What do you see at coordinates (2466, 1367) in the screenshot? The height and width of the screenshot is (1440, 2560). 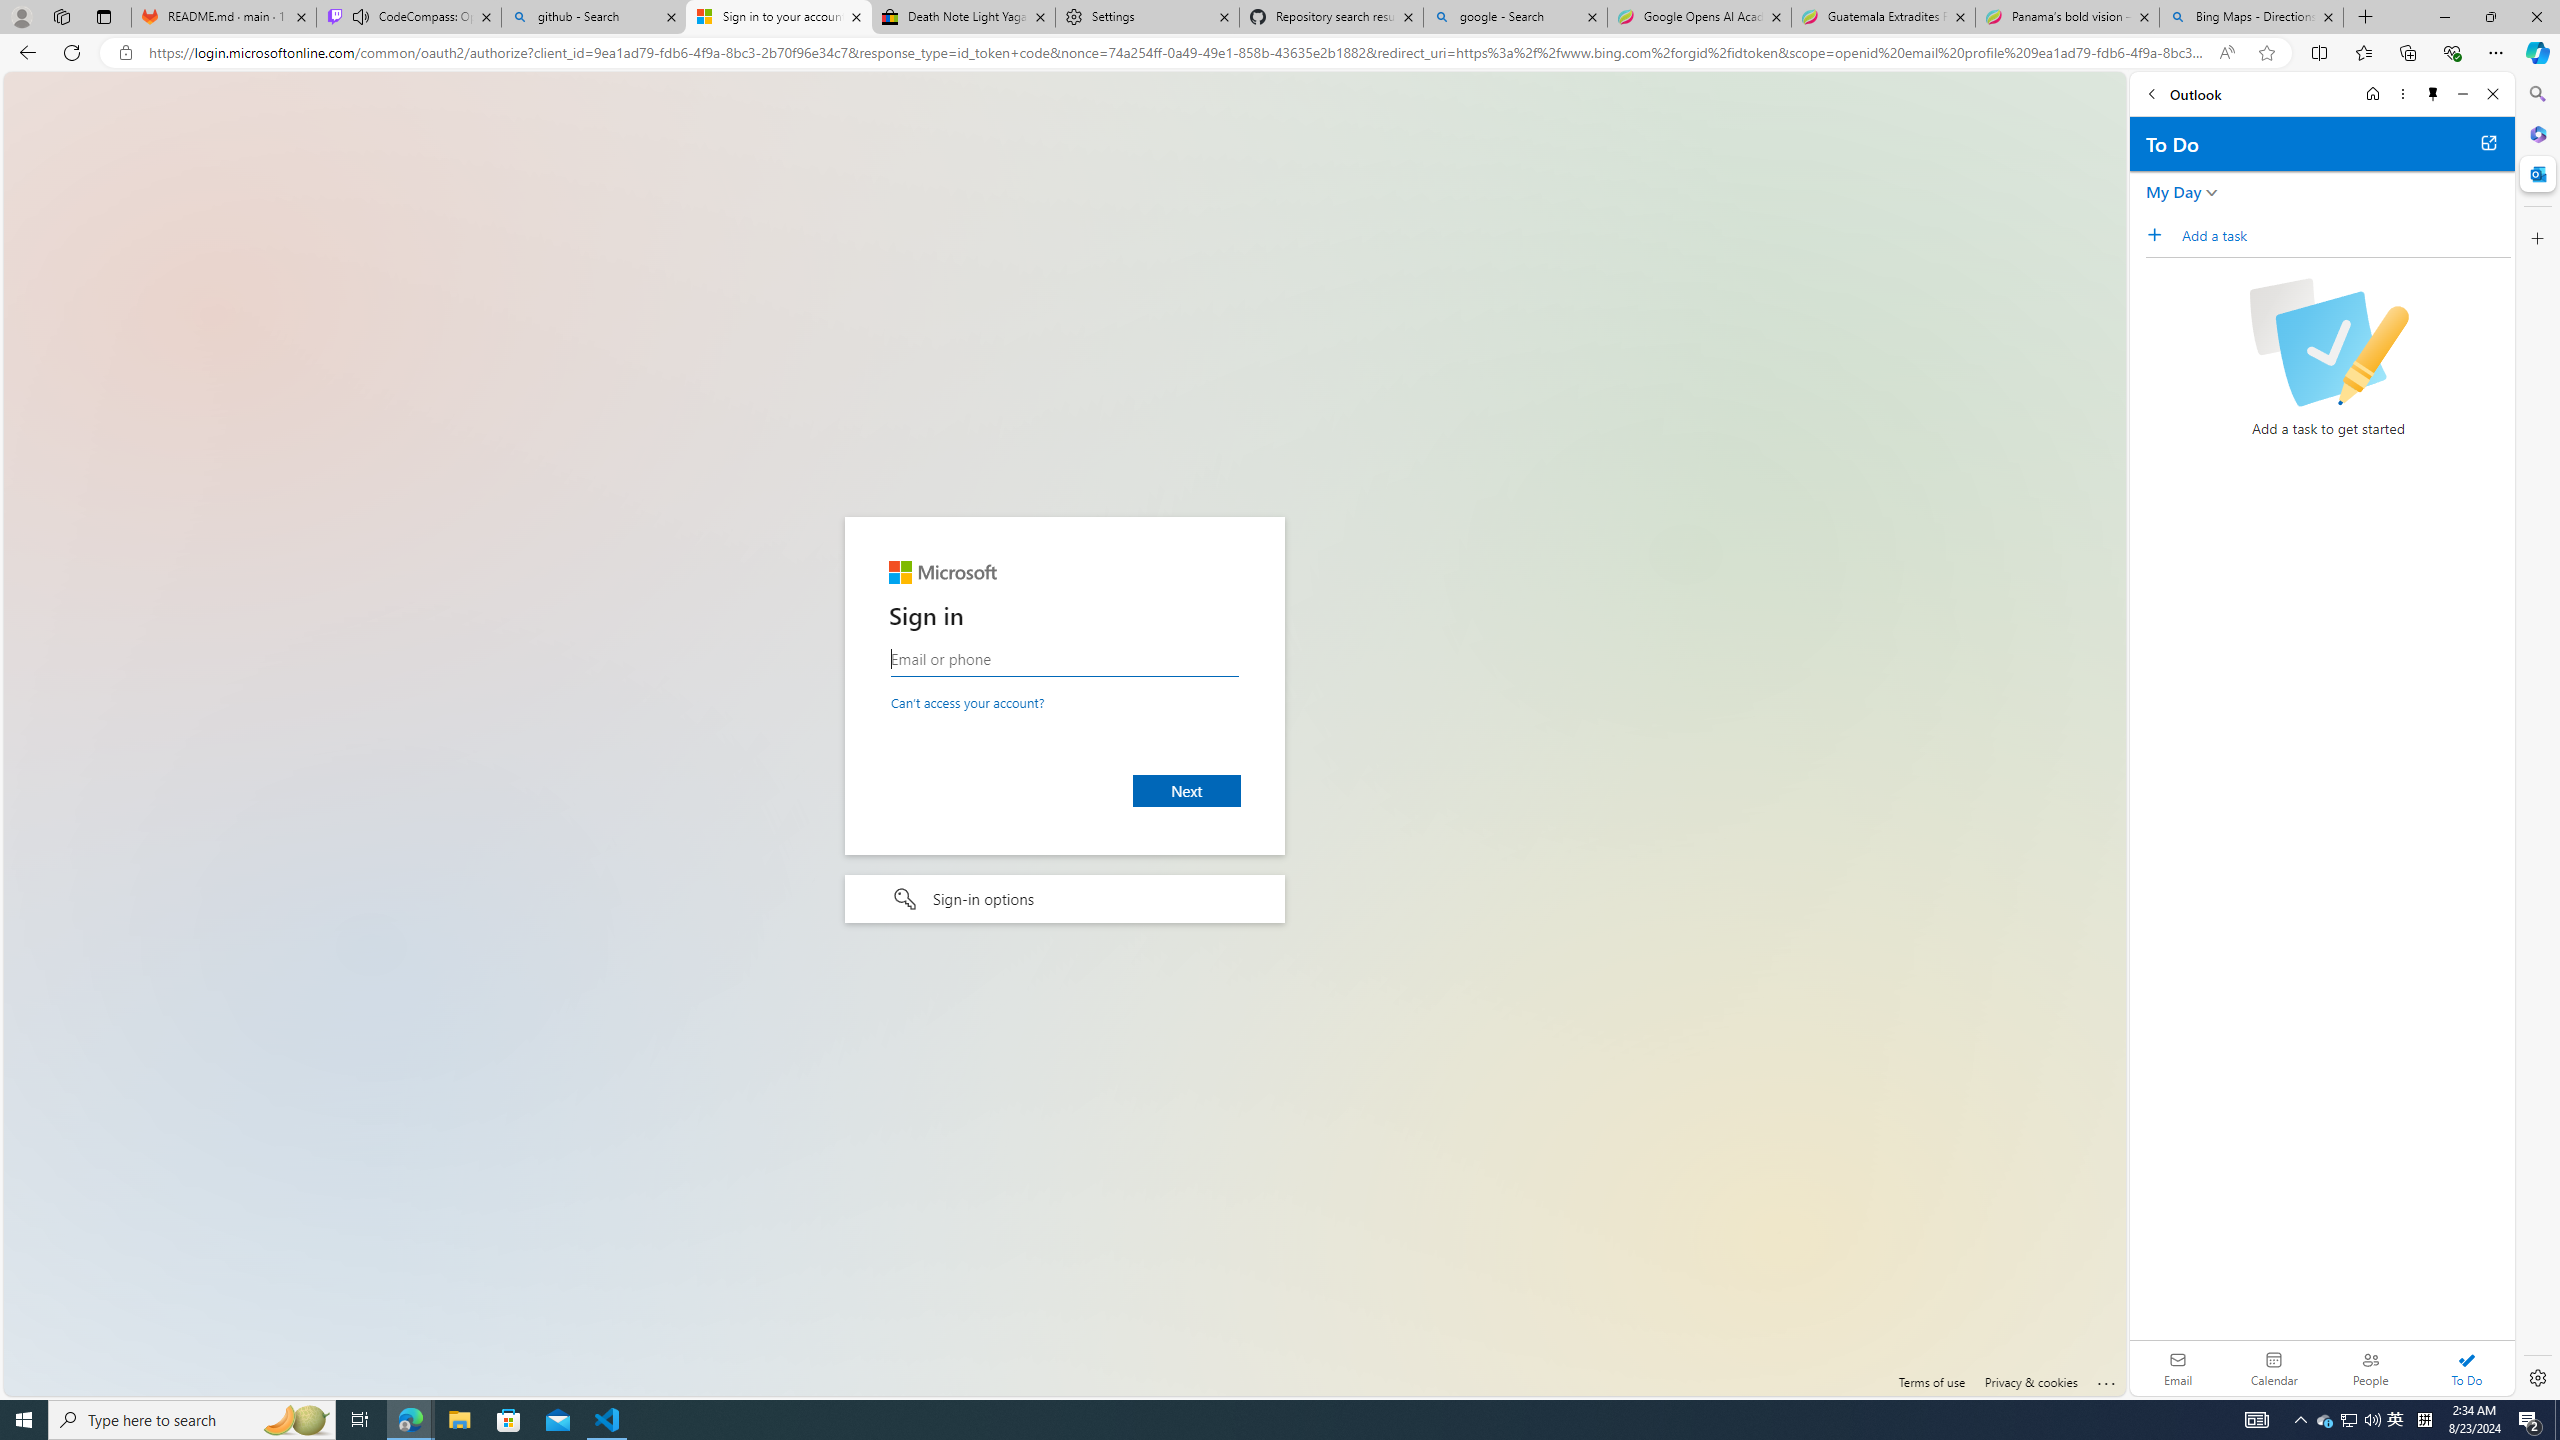 I see `'To Do'` at bounding box center [2466, 1367].